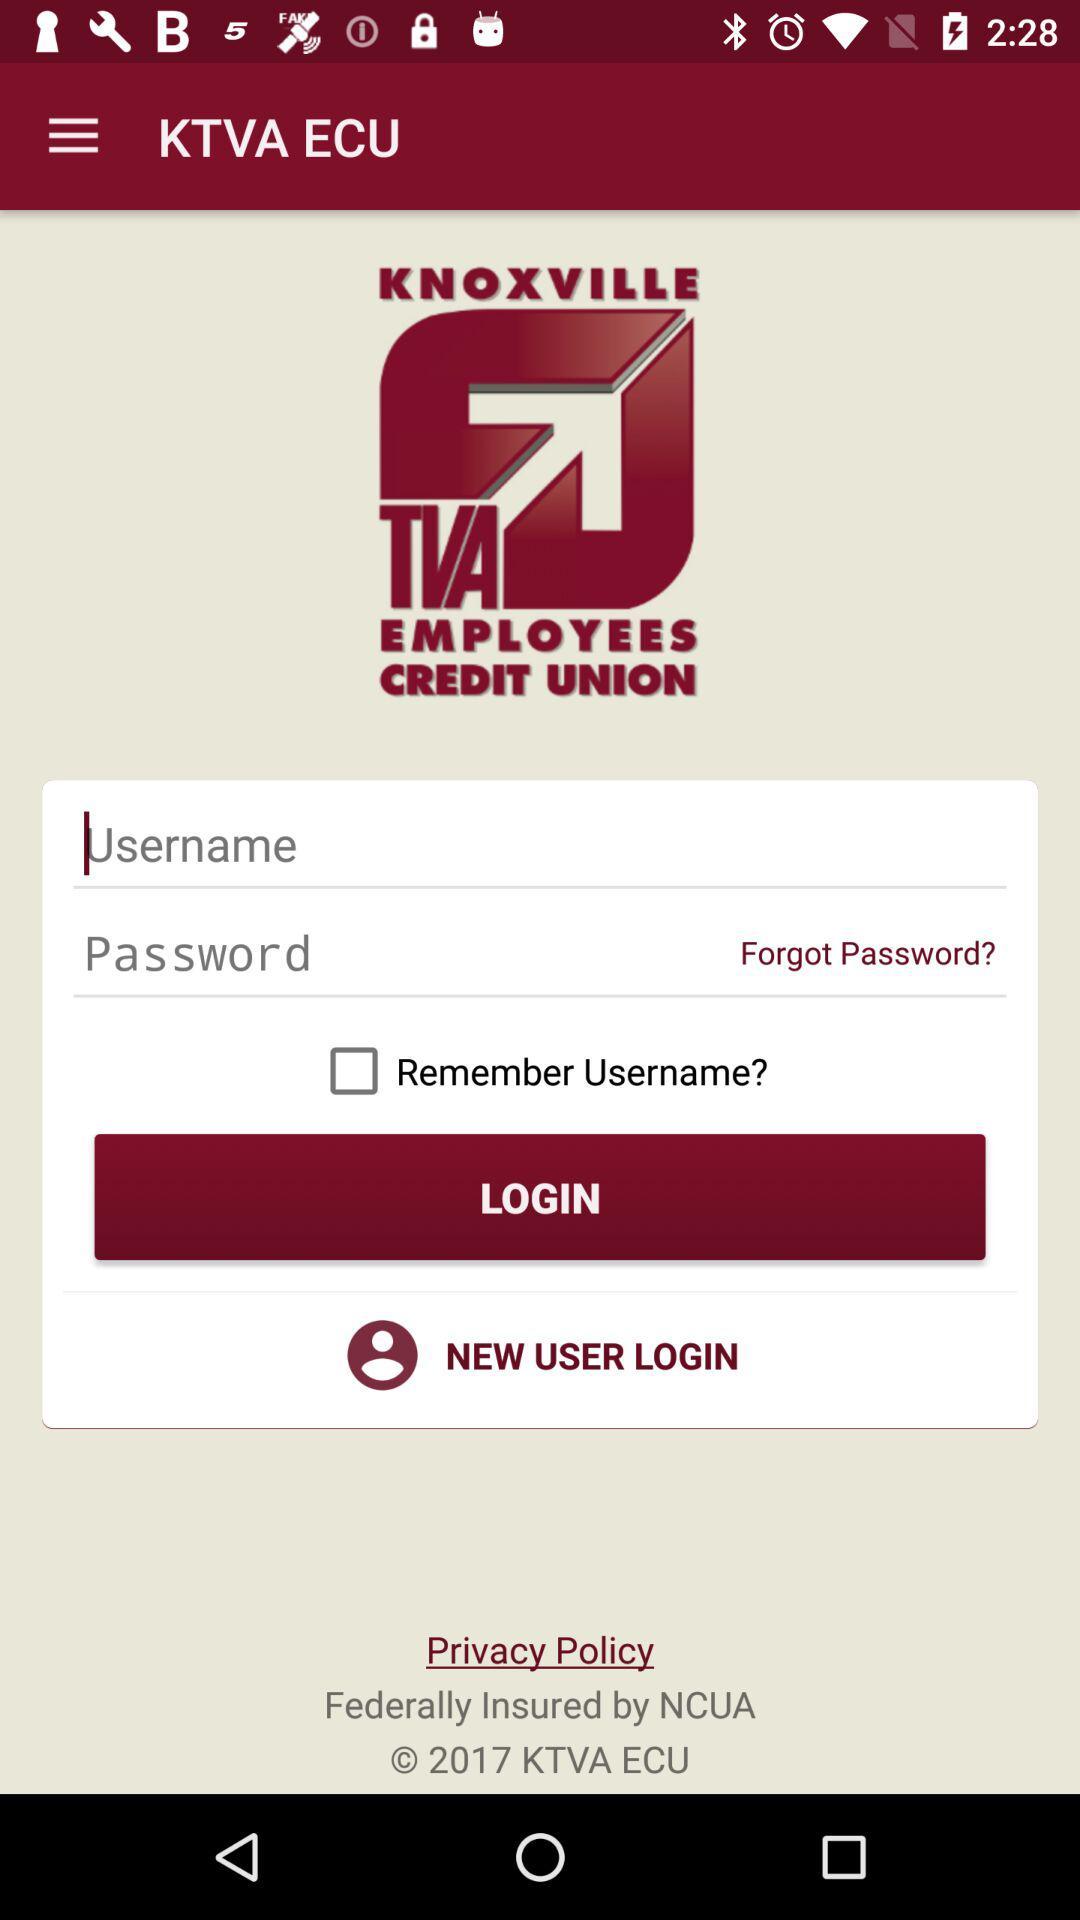 Image resolution: width=1080 pixels, height=1920 pixels. Describe the element at coordinates (540, 1649) in the screenshot. I see `the privacy policy item` at that location.